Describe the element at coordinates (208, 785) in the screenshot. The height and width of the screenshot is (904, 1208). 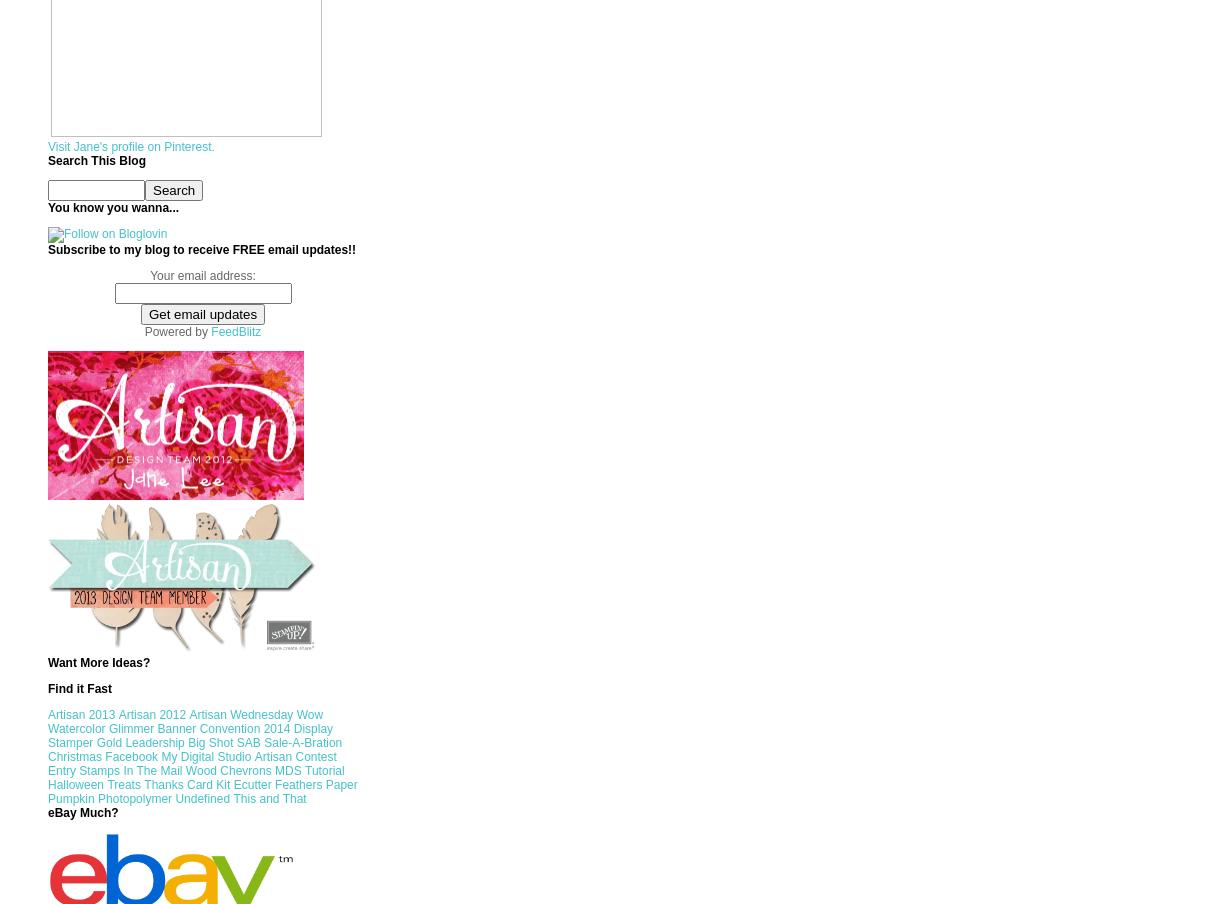
I see `'Card Kit'` at that location.